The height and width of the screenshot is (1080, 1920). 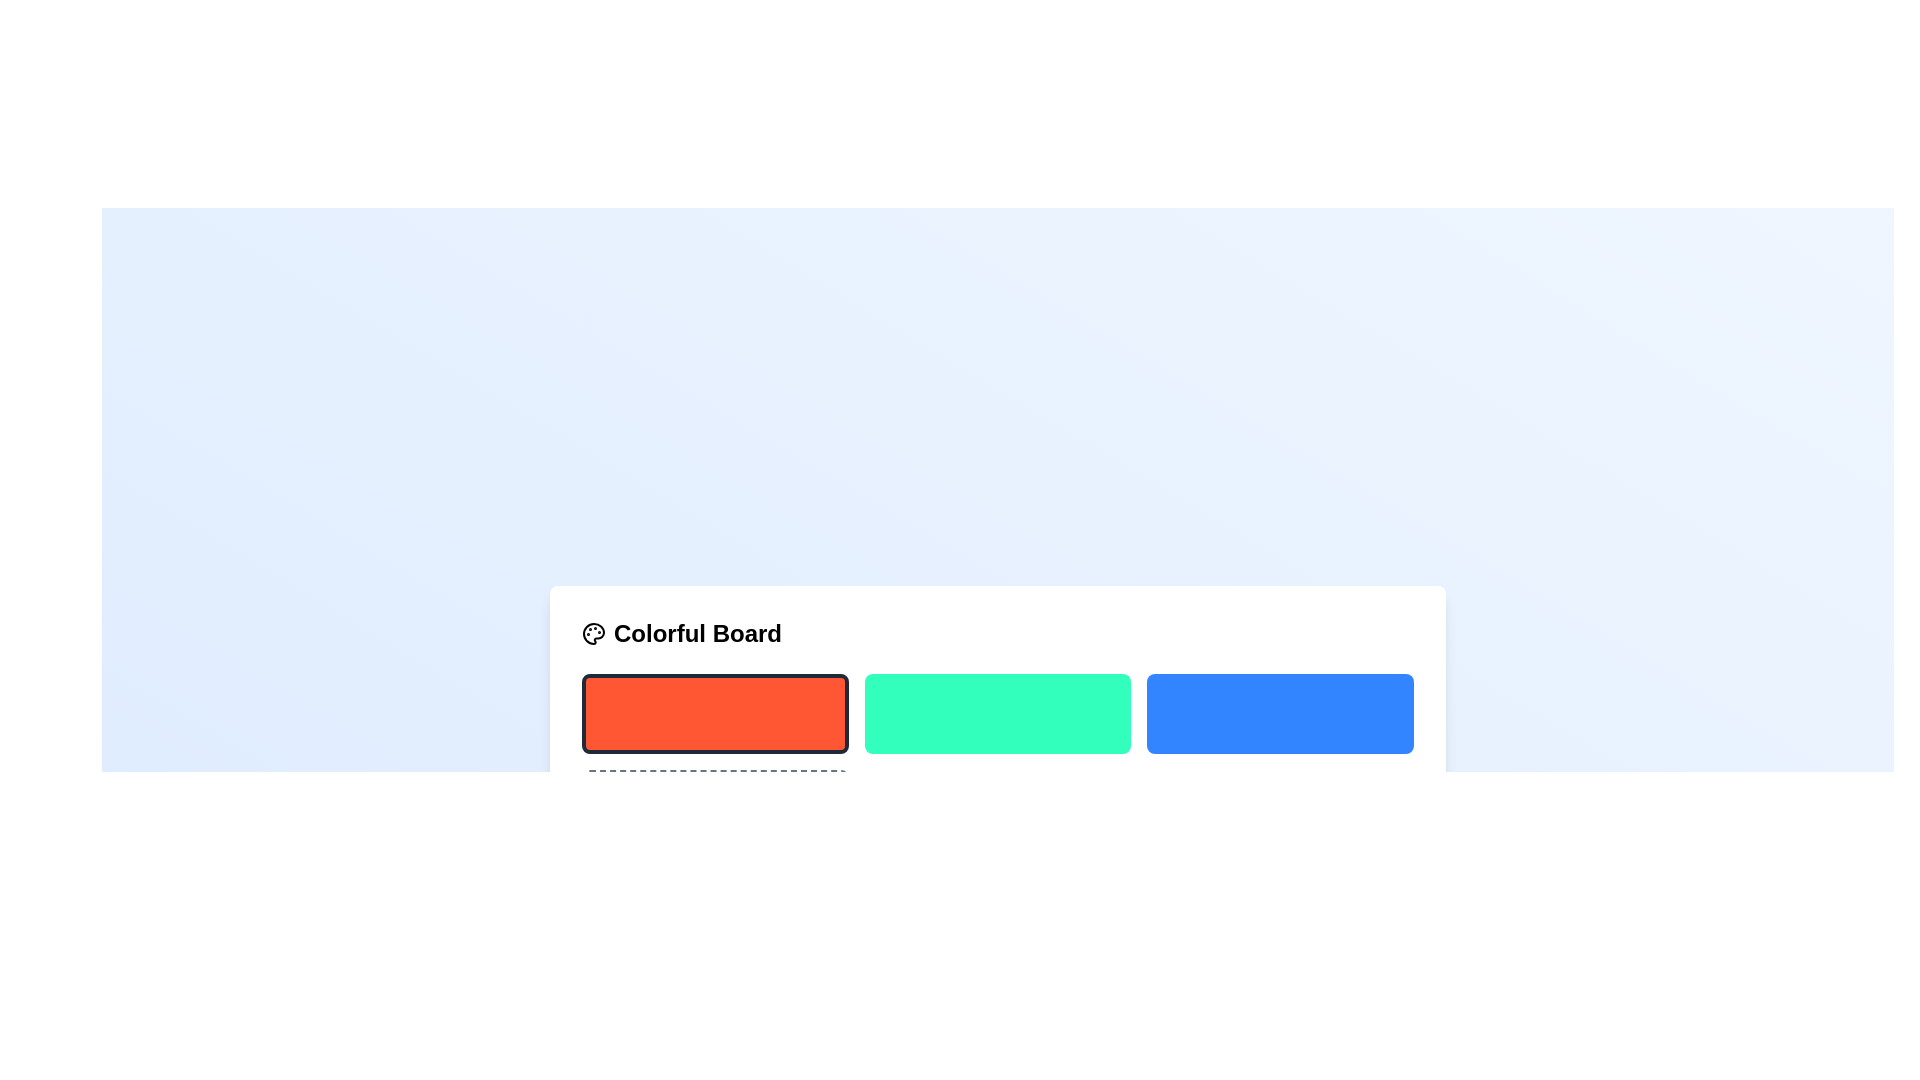 I want to click on the vibrant turquoise Selectable tile located in the center of the row of tiles below the 'Colorful Board' header, so click(x=998, y=752).